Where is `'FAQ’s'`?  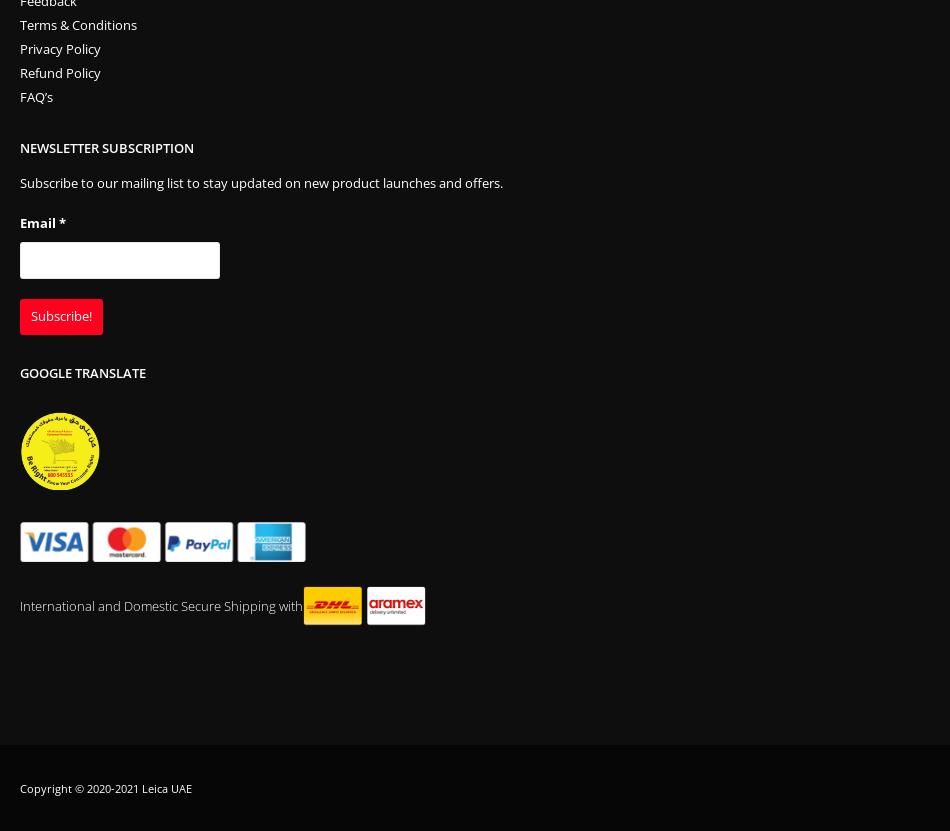 'FAQ’s' is located at coordinates (36, 97).